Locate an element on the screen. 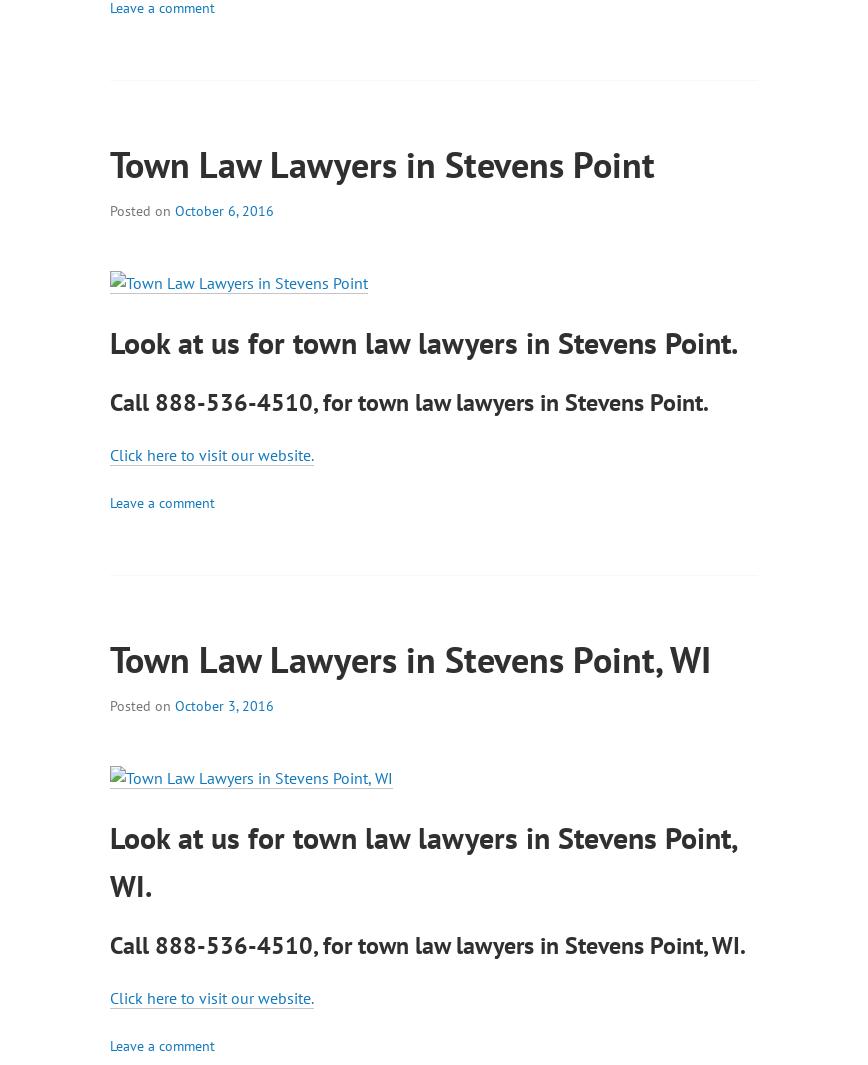 The height and width of the screenshot is (1065, 868). 'October 3, 2016' is located at coordinates (224, 705).